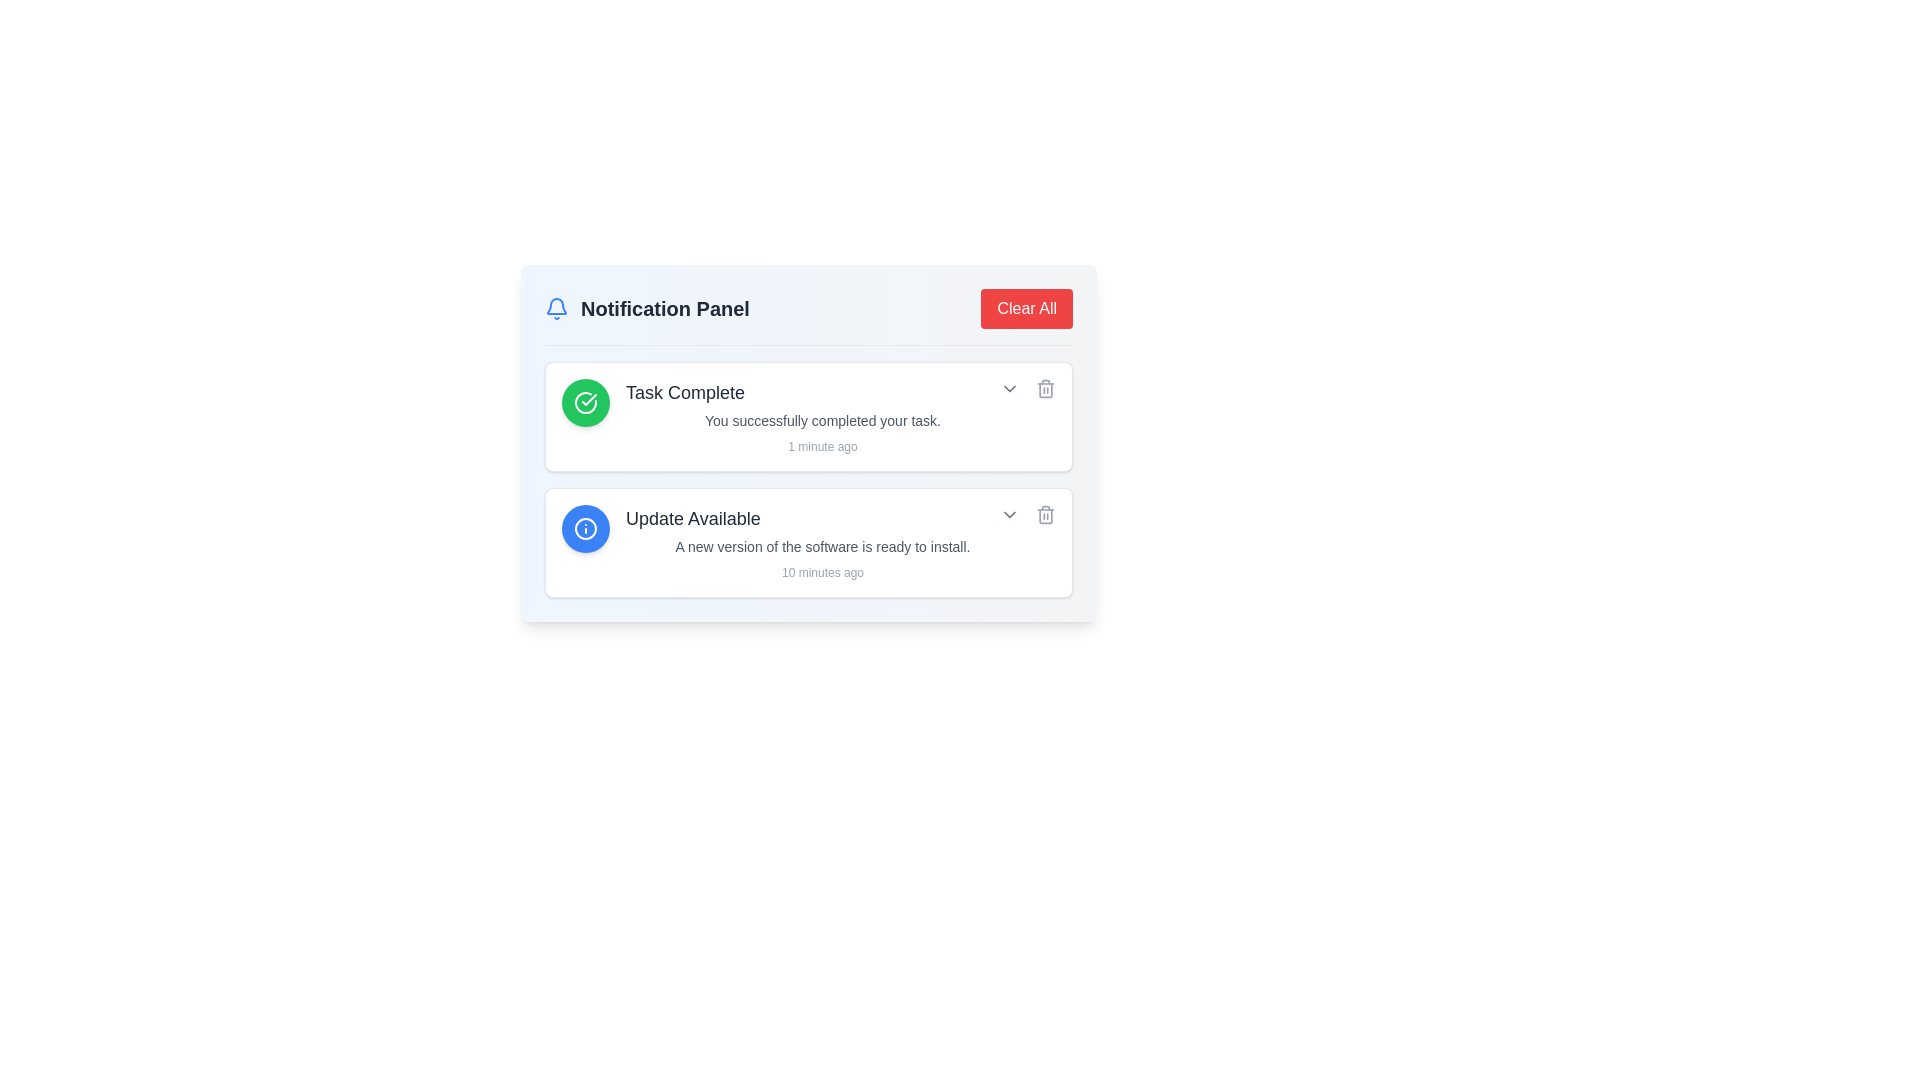 The width and height of the screenshot is (1920, 1080). Describe the element at coordinates (685, 393) in the screenshot. I see `the text label that displays 'Task Complete' in a bold and large gray font, located within the notification card to the right of a green circular checkmark icon` at that location.